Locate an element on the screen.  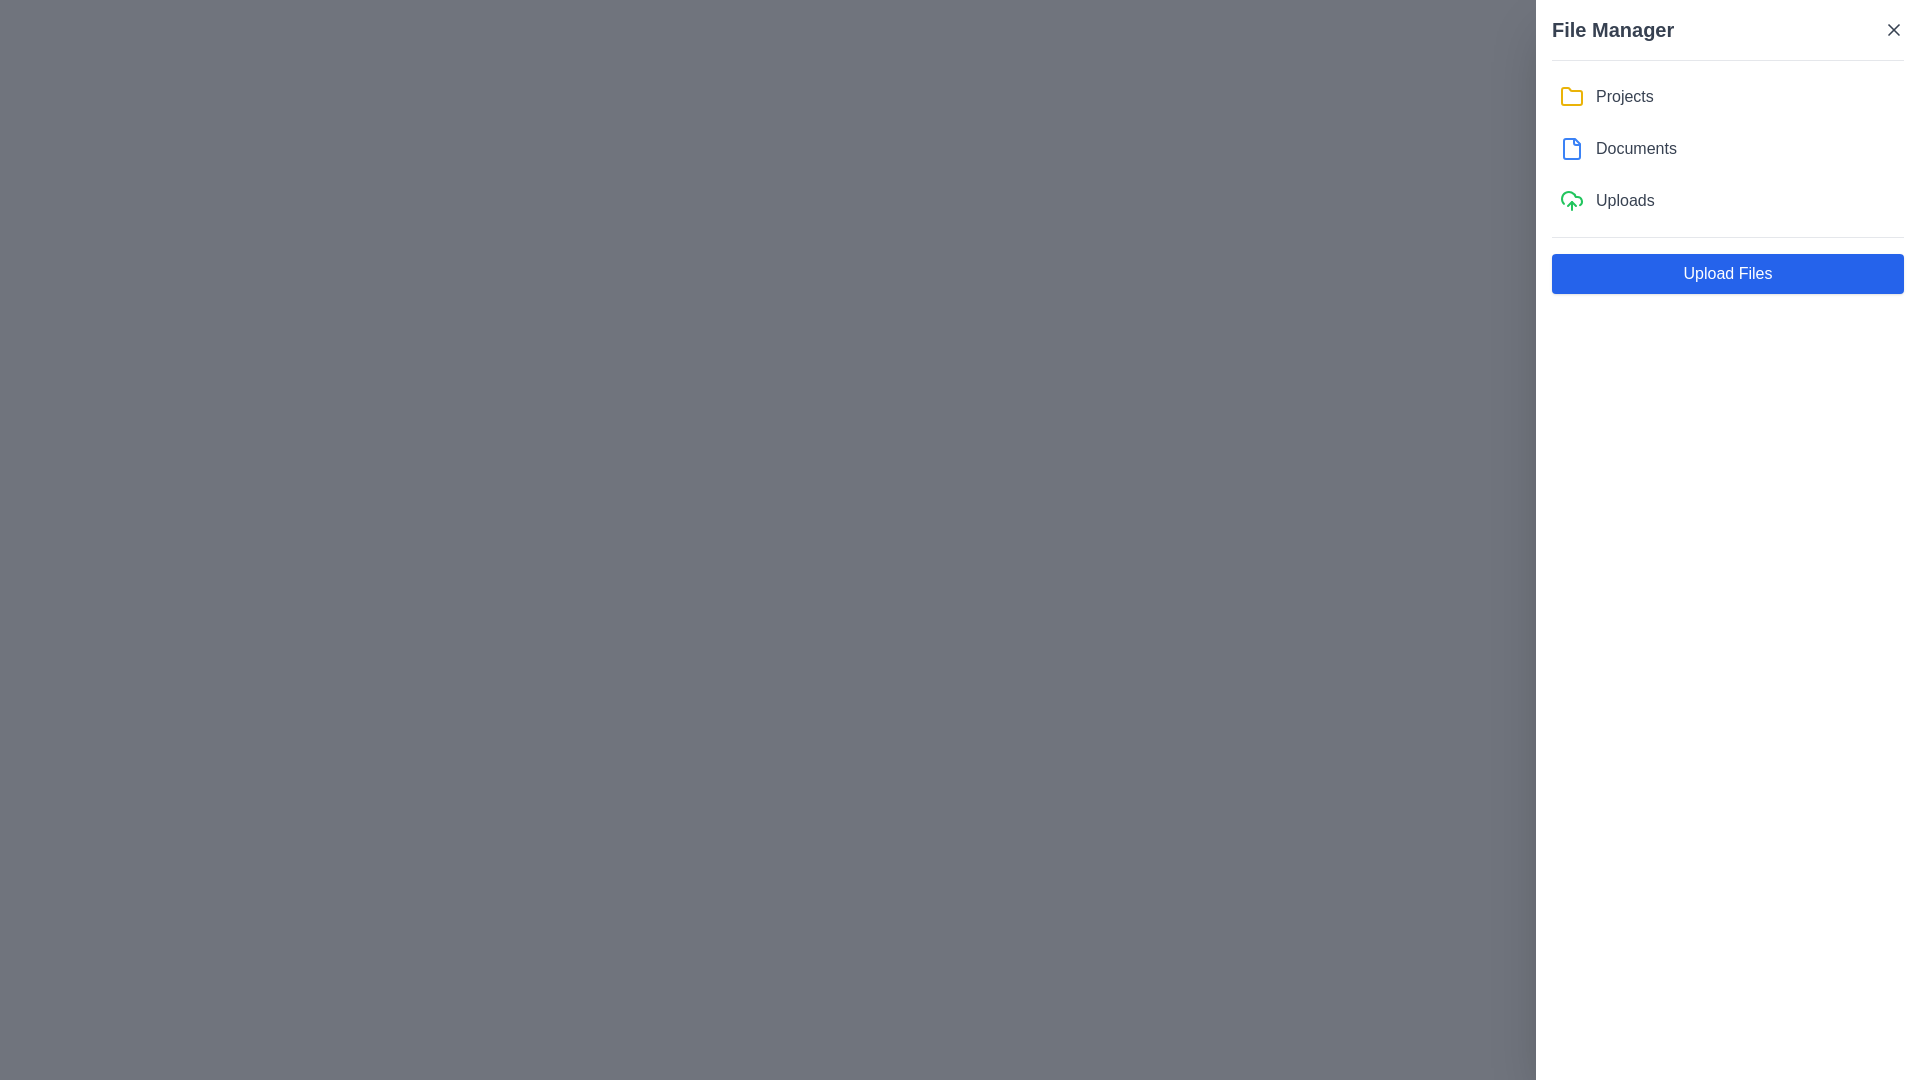
the document icon with a blue outline located next to the 'Documents' label in the 'File Manager' section is located at coordinates (1570, 148).